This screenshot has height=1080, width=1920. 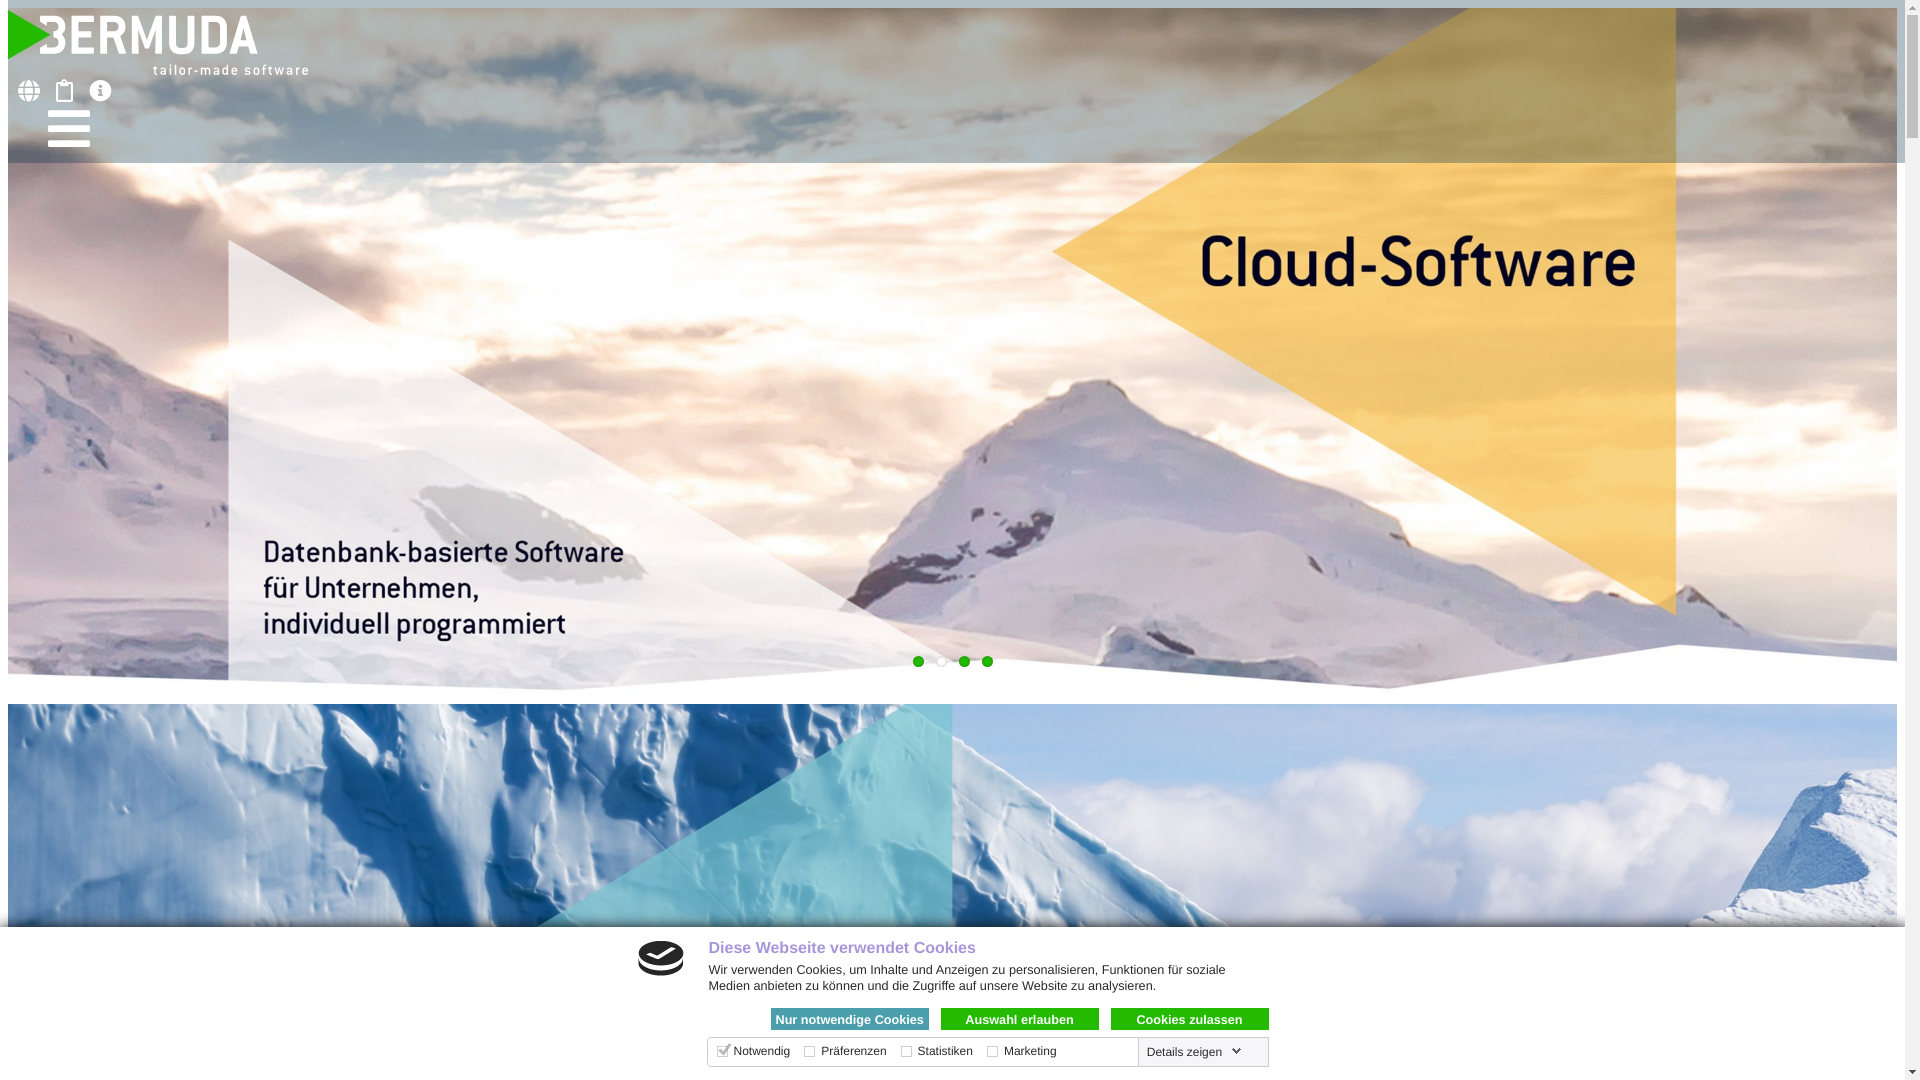 I want to click on 'Auswahl erlauben', so click(x=1018, y=1018).